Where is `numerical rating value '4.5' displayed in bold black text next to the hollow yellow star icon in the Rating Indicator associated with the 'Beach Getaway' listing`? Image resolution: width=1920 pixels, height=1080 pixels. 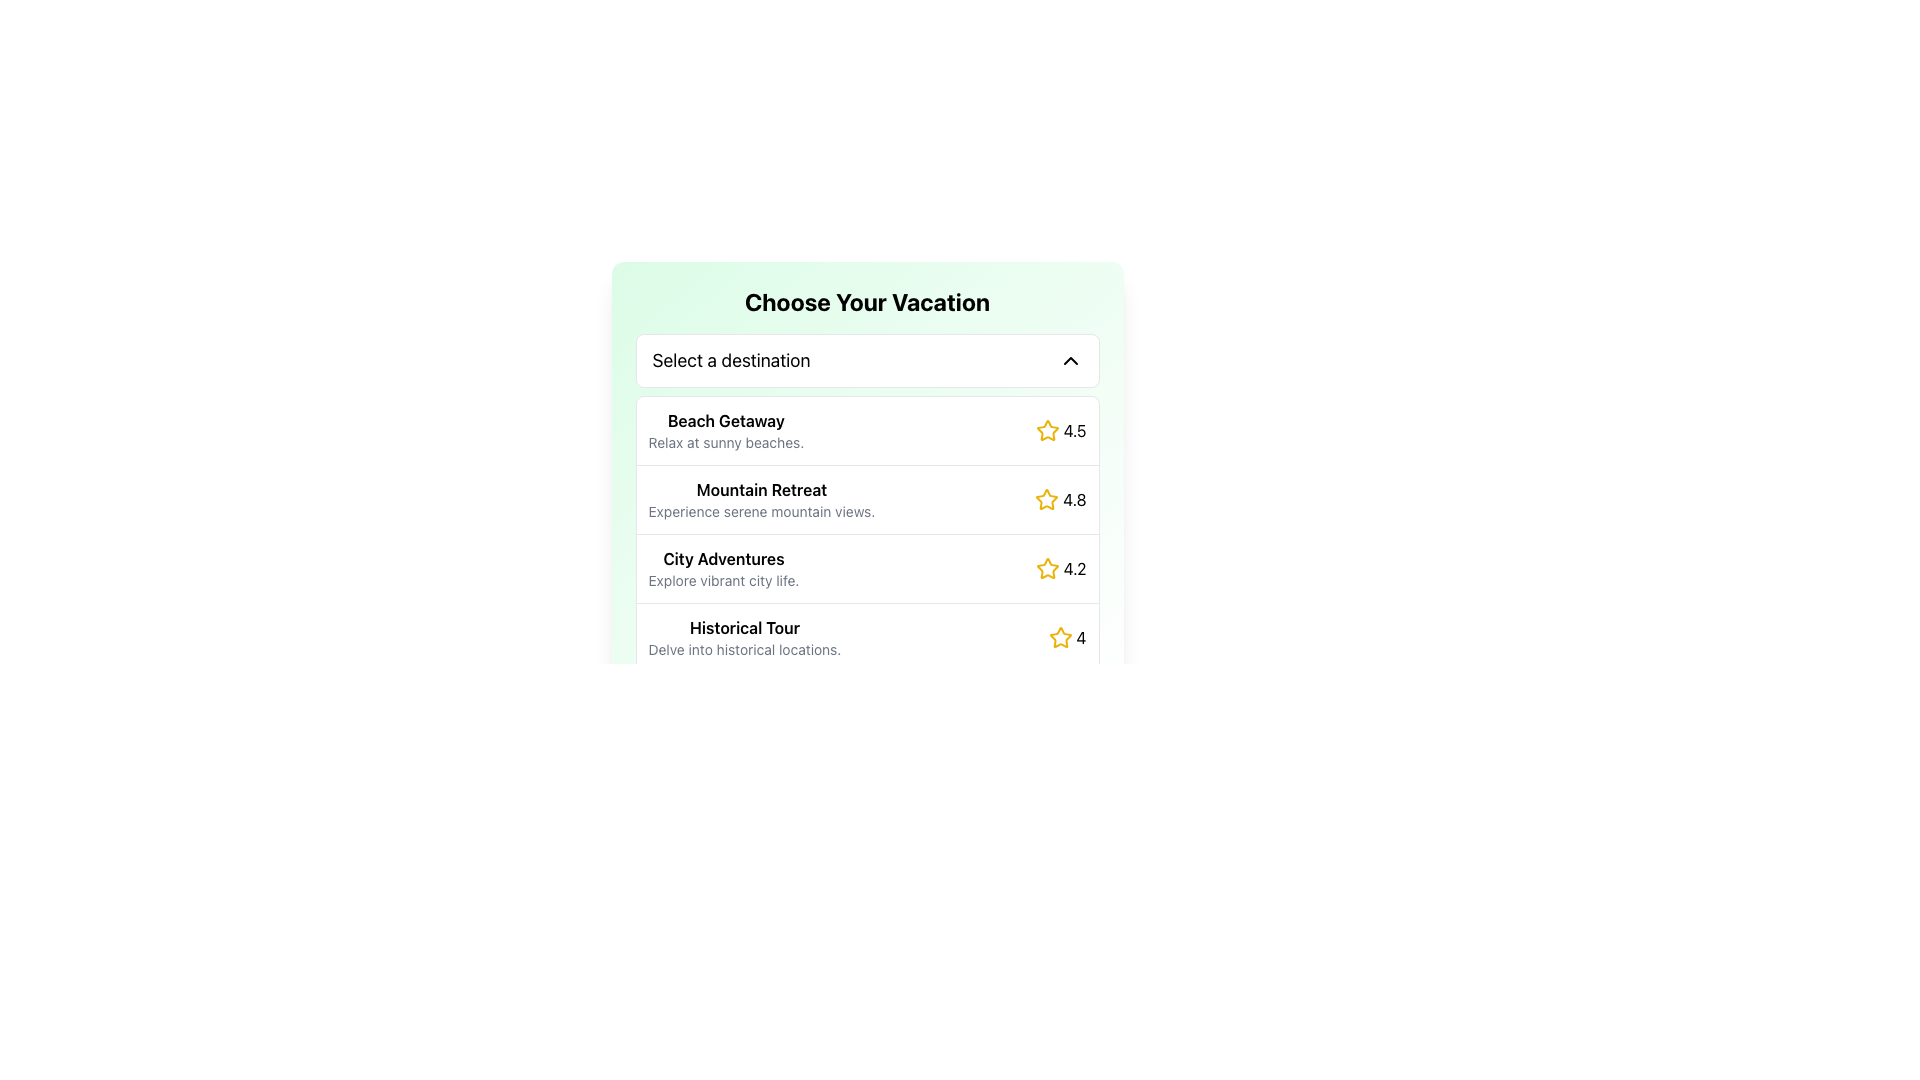
numerical rating value '4.5' displayed in bold black text next to the hollow yellow star icon in the Rating Indicator associated with the 'Beach Getaway' listing is located at coordinates (1059, 430).